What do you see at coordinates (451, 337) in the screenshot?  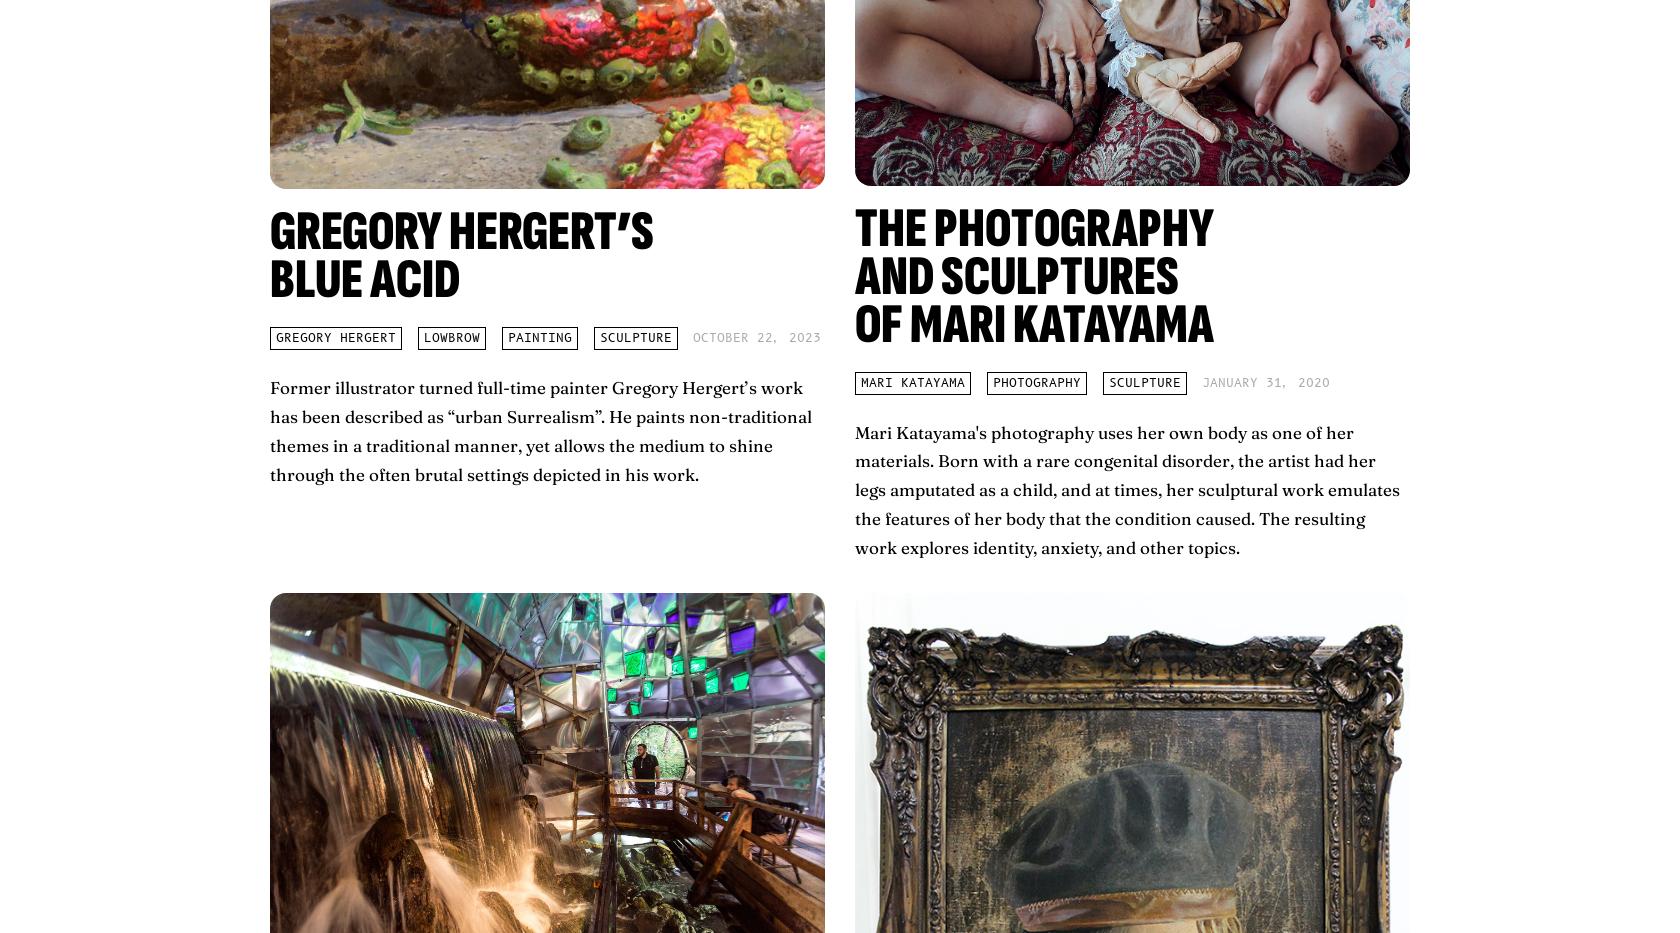 I see `'lowbrow'` at bounding box center [451, 337].